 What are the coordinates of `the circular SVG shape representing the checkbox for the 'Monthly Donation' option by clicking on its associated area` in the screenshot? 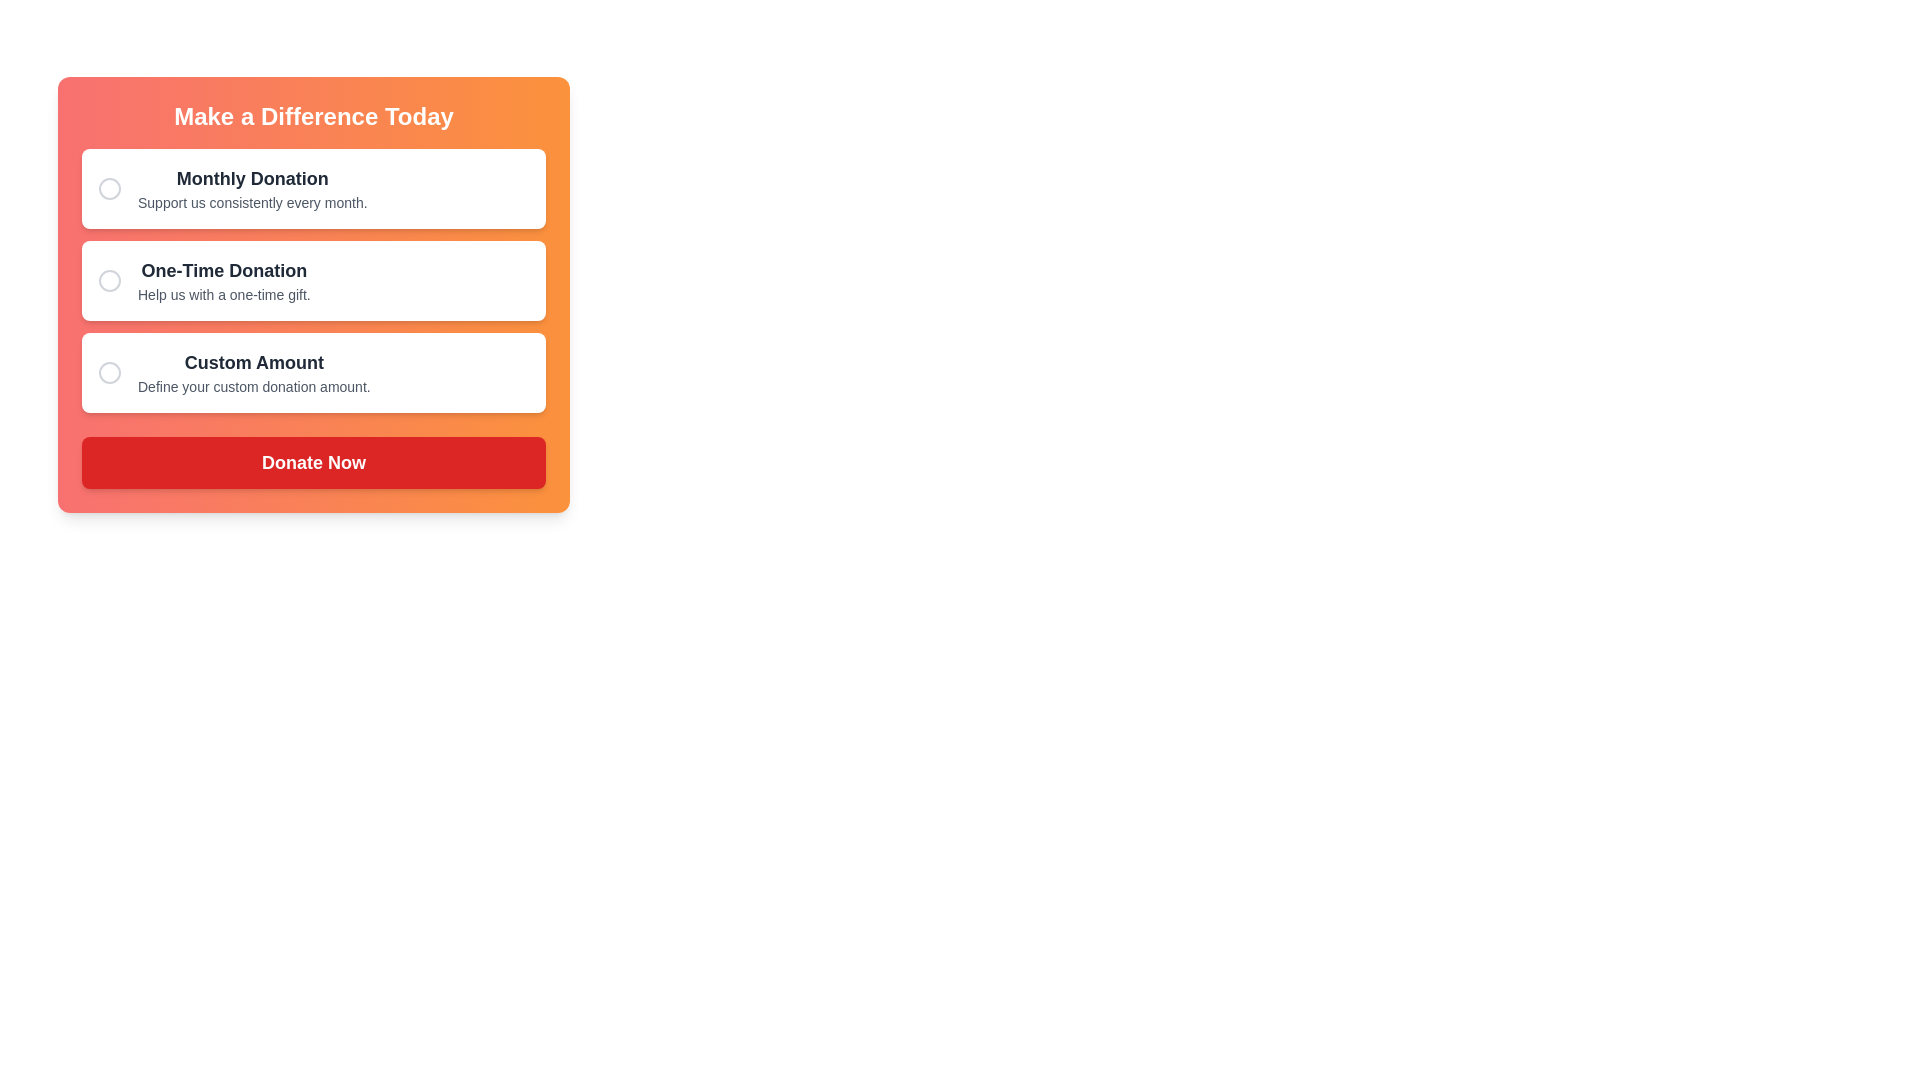 It's located at (109, 189).